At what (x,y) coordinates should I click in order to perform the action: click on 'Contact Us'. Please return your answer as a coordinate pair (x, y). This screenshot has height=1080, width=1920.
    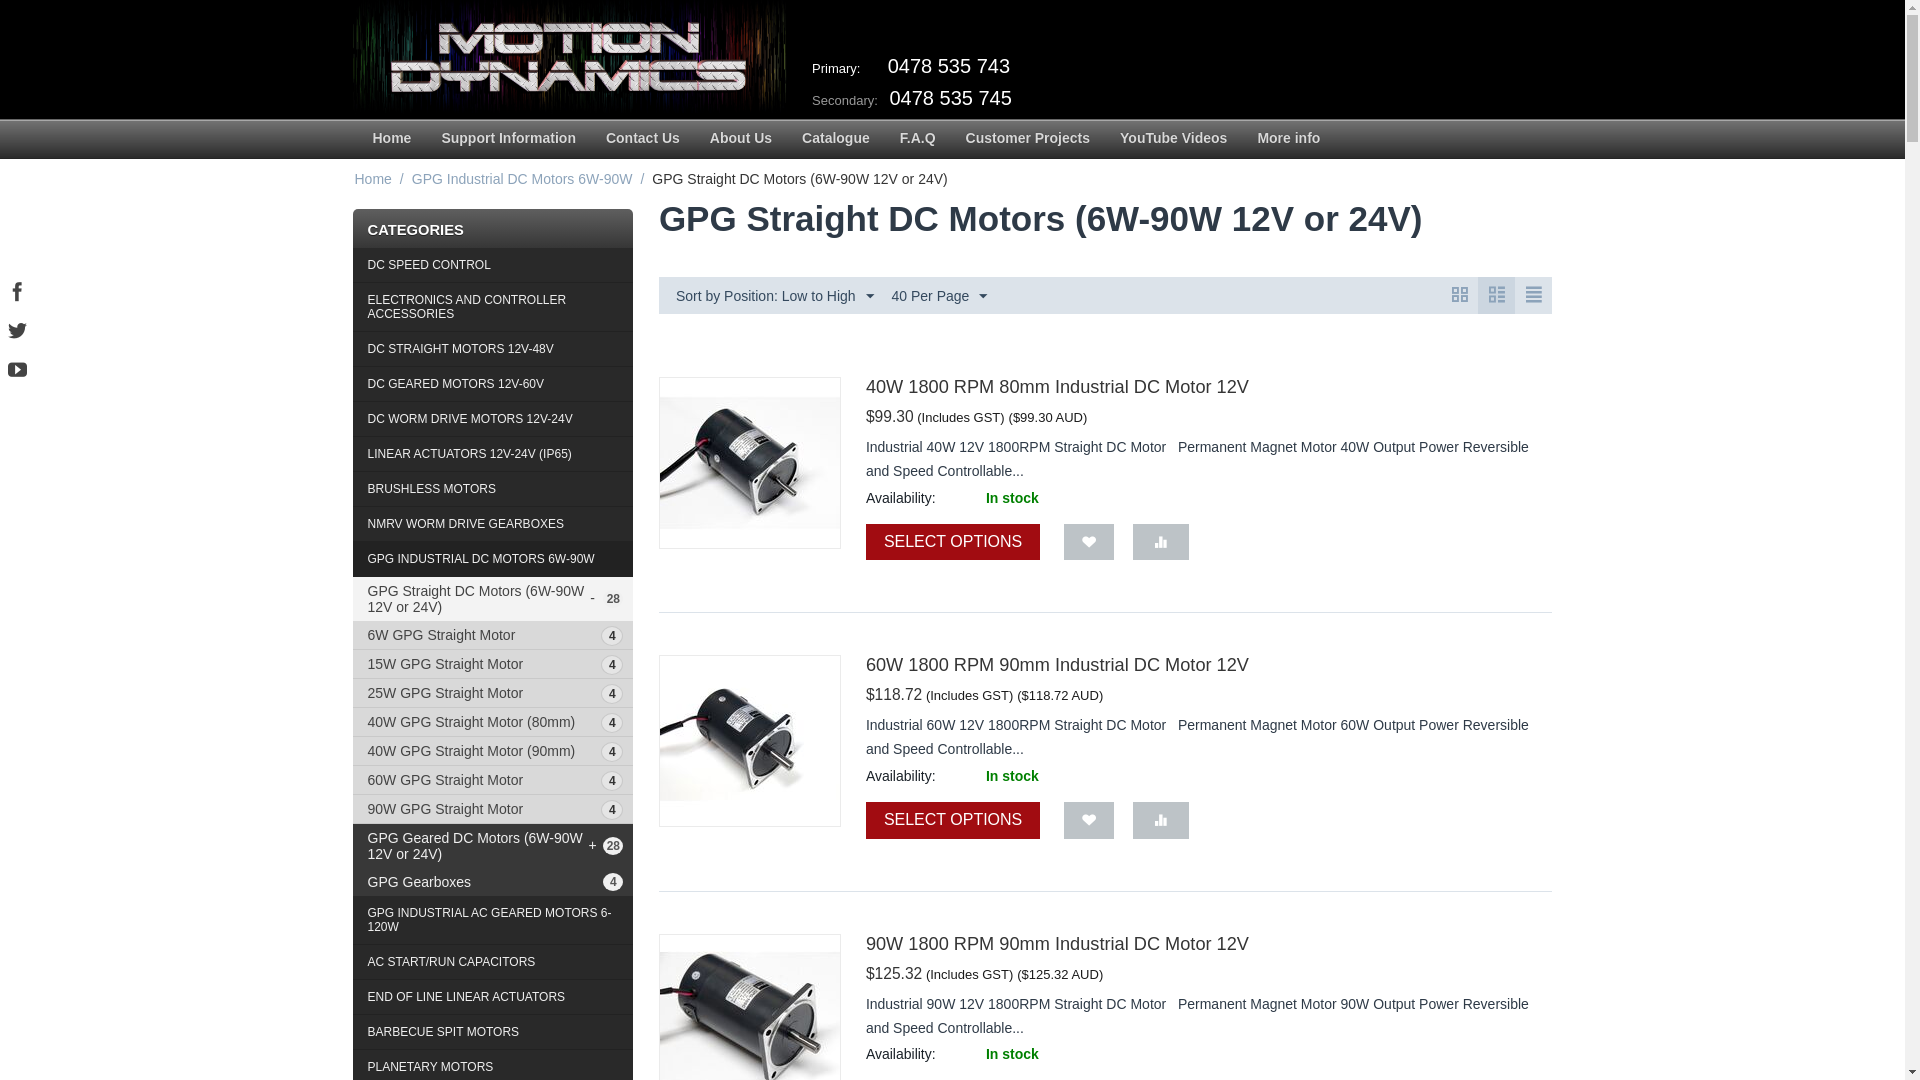
    Looking at the image, I should click on (589, 138).